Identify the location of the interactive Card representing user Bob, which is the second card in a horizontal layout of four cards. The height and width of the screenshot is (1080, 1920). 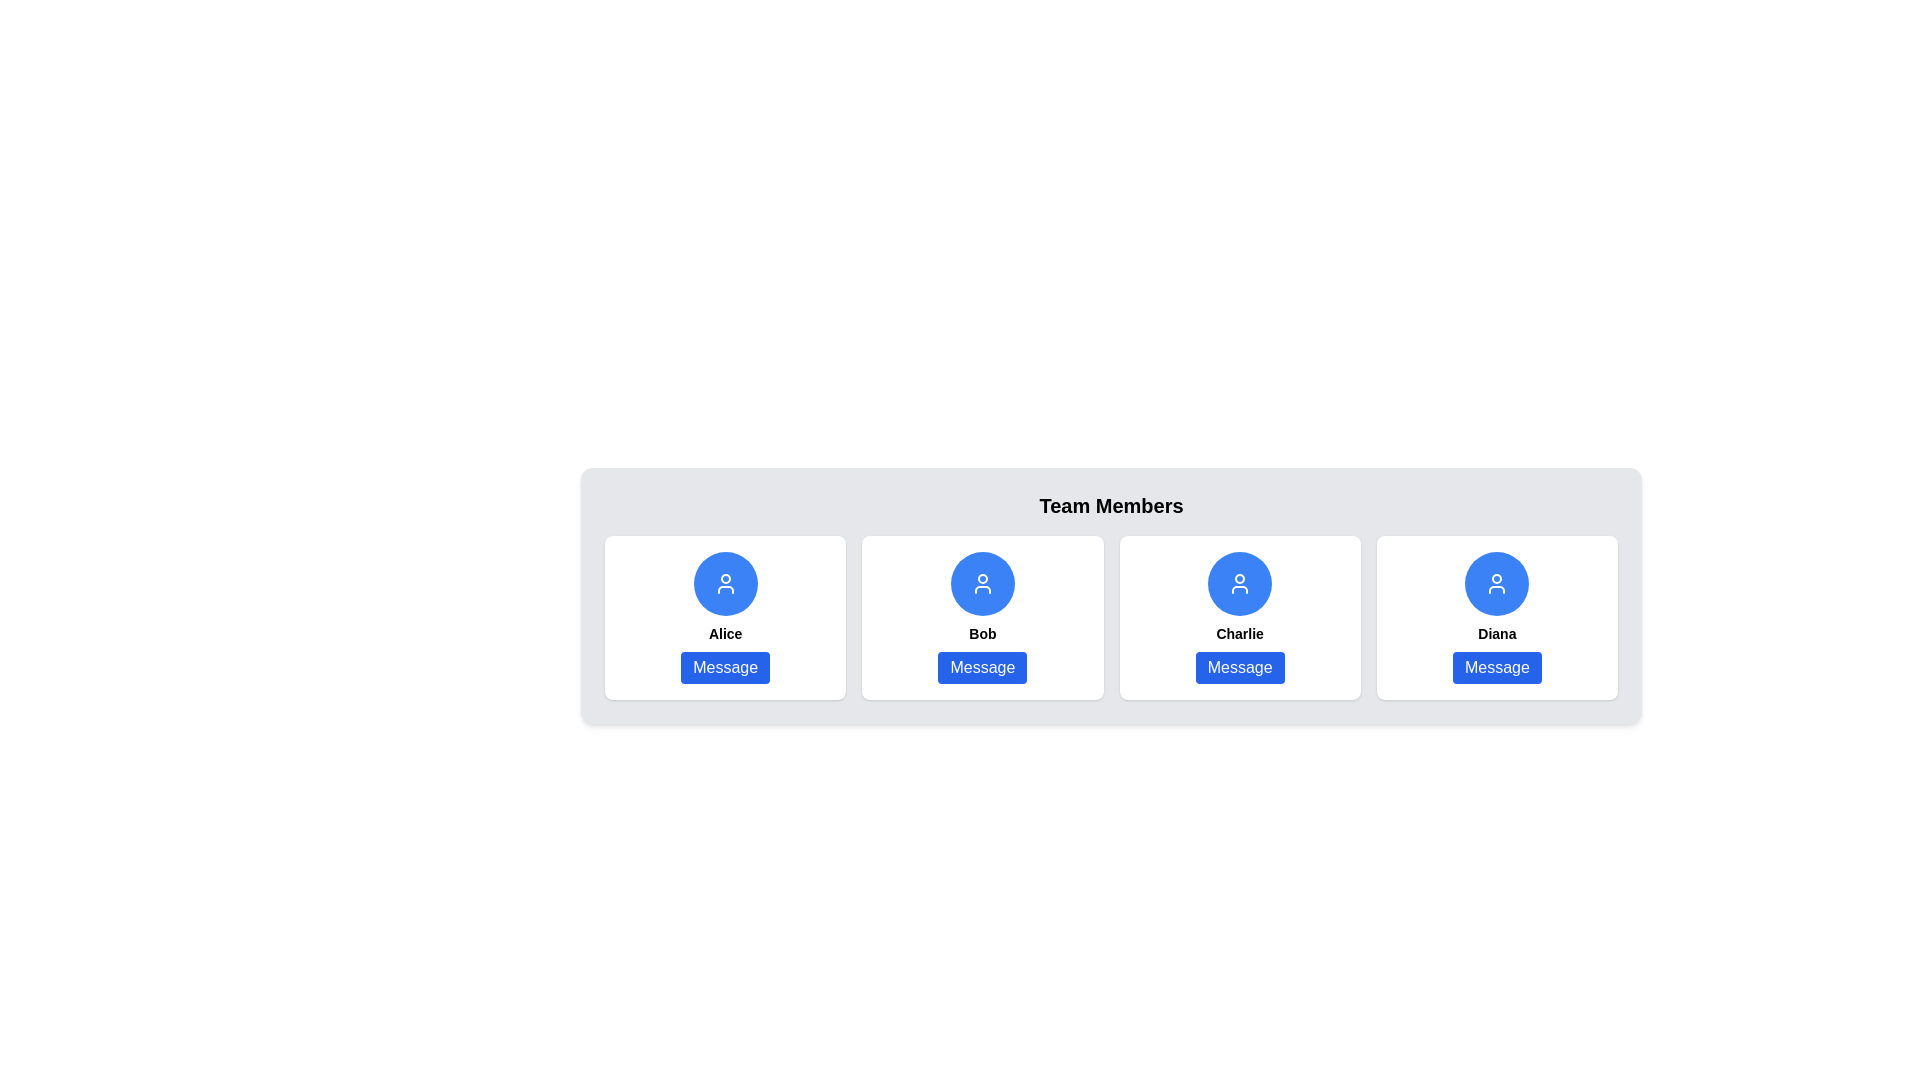
(982, 616).